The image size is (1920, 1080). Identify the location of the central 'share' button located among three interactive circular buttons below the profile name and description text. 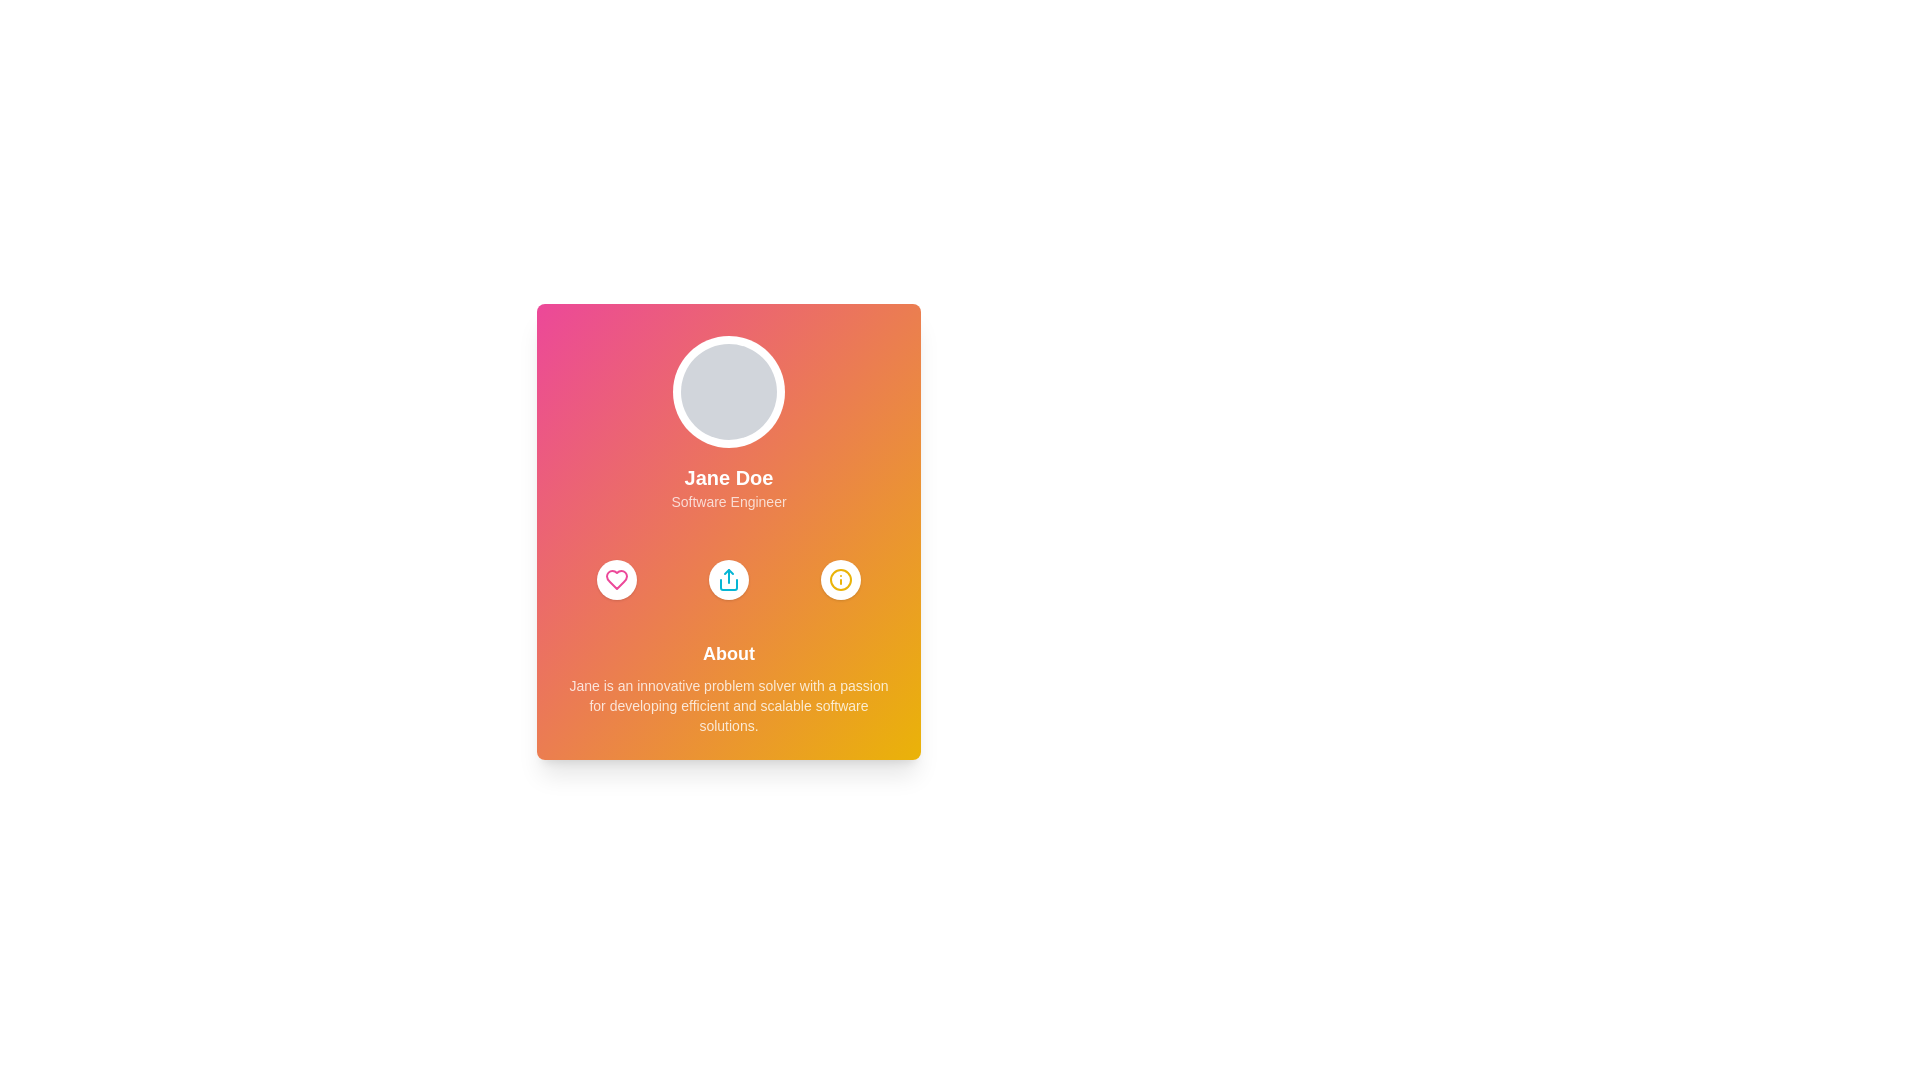
(728, 579).